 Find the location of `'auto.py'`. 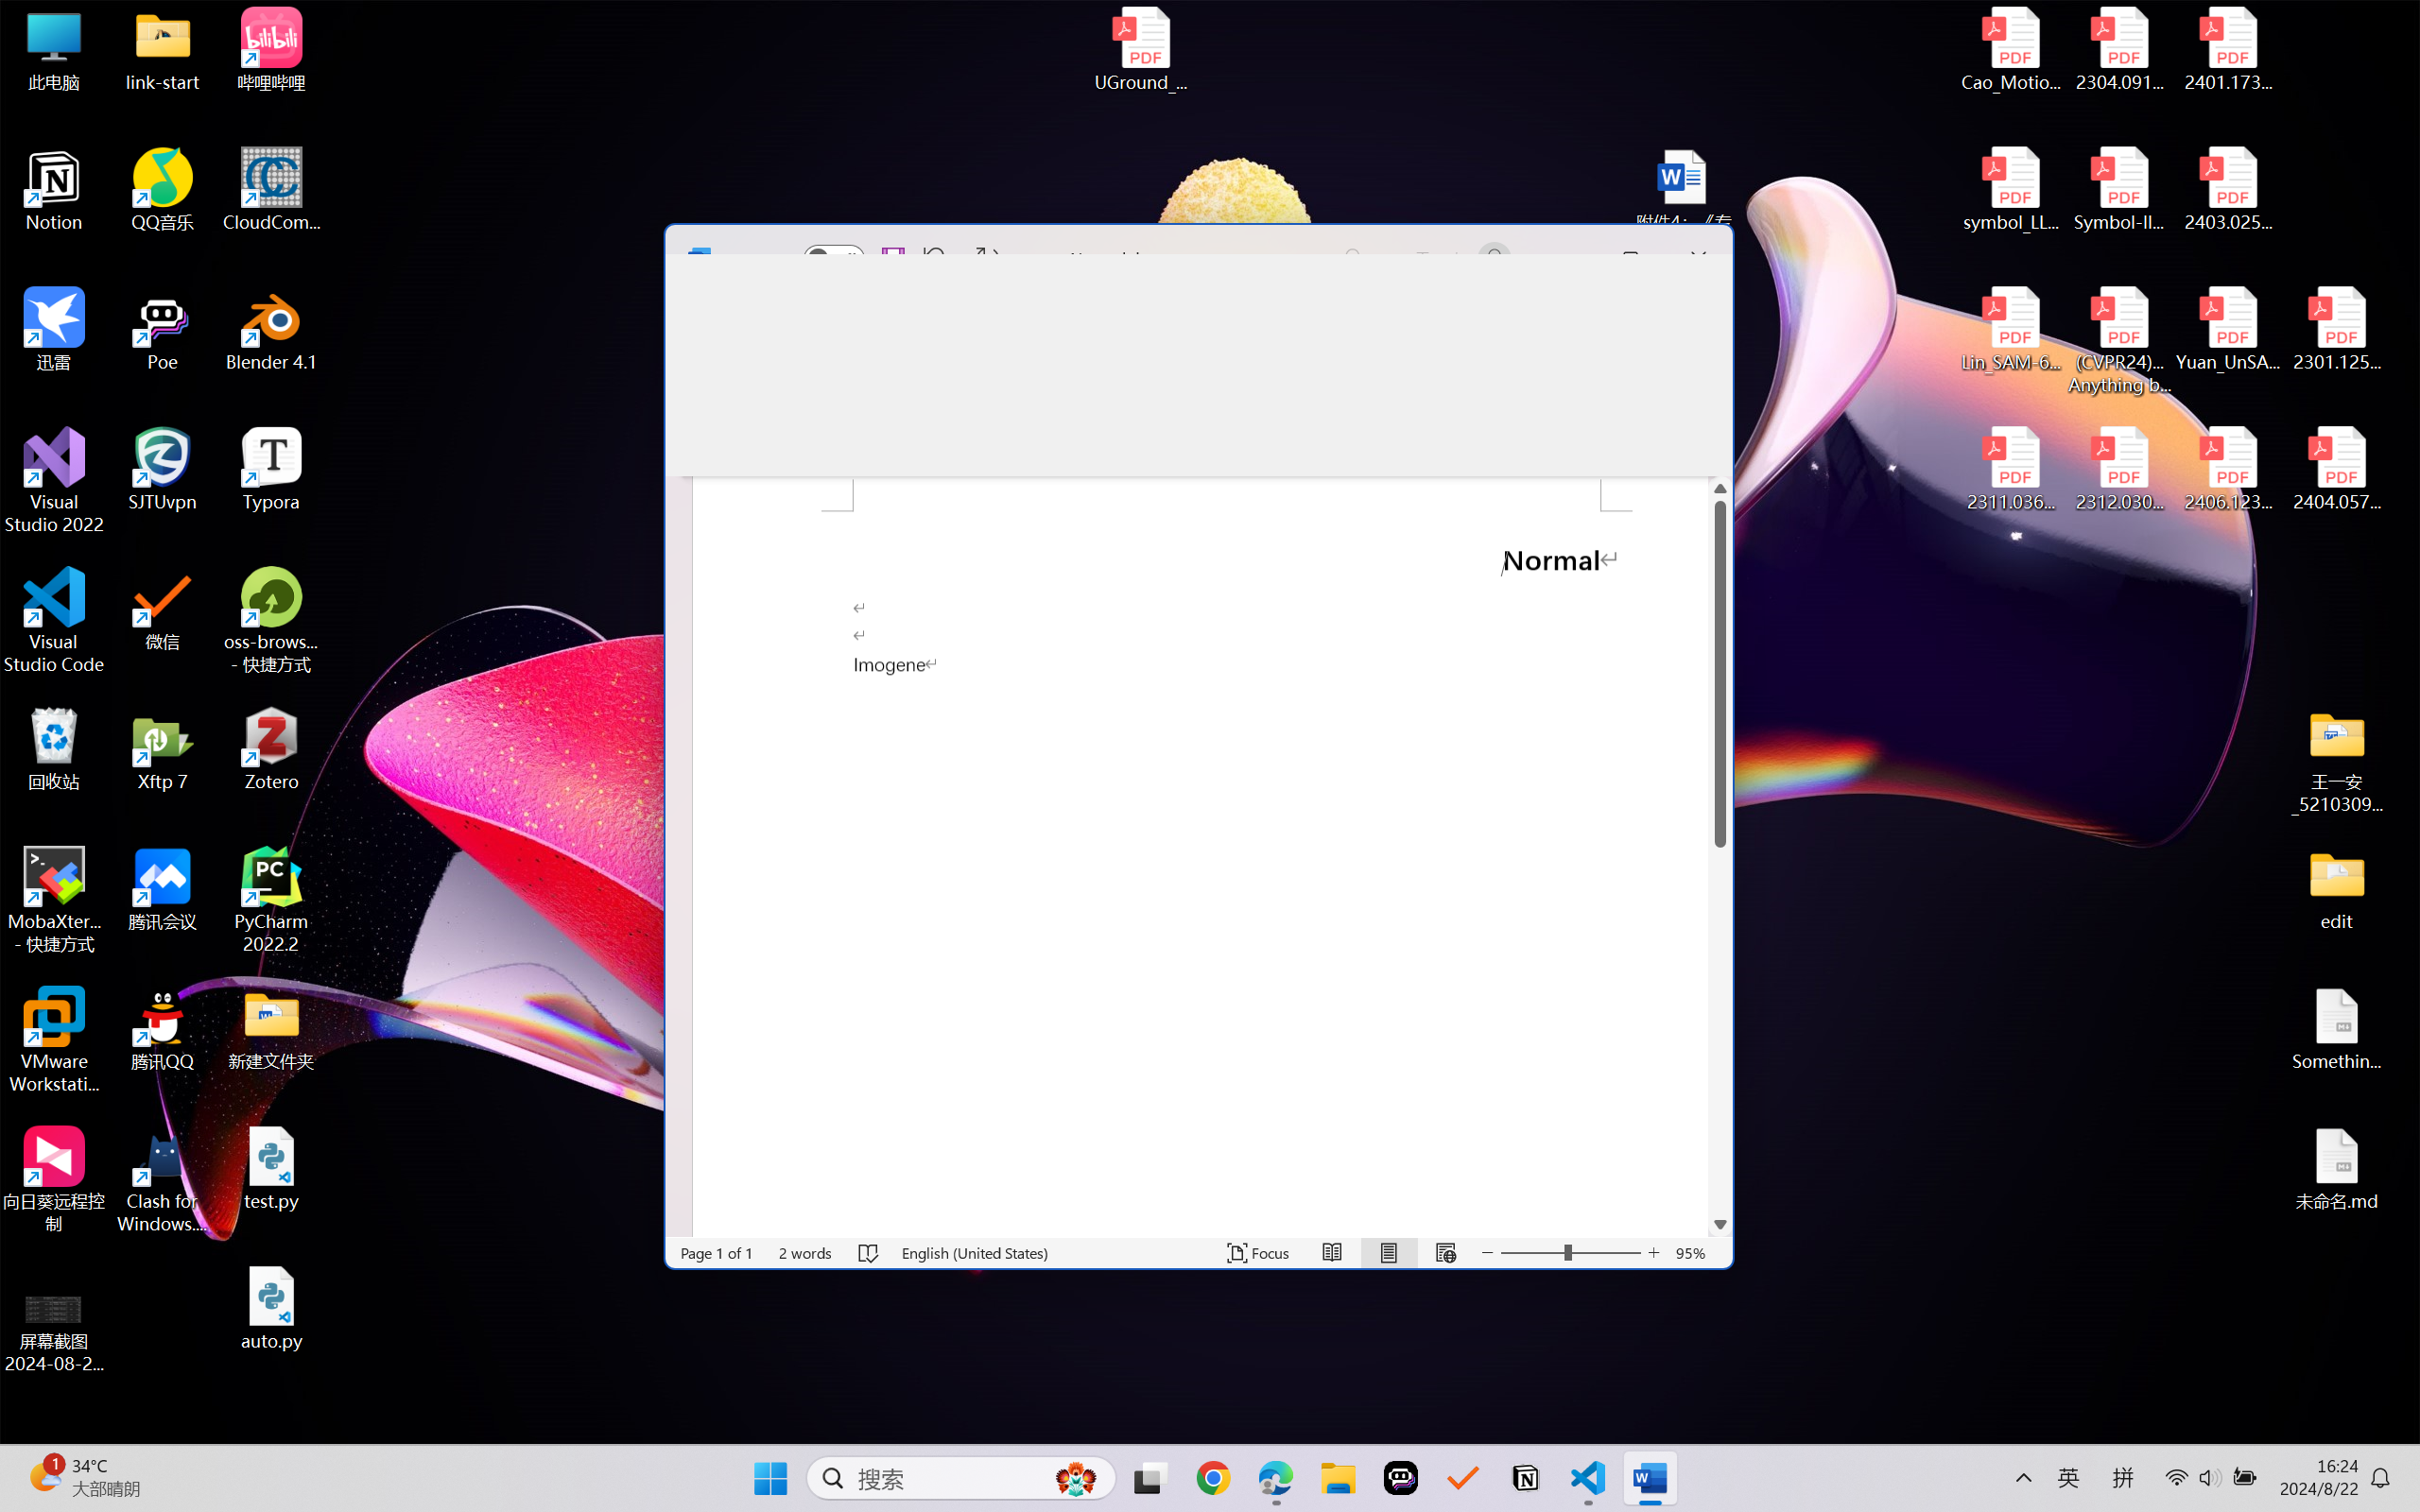

'auto.py' is located at coordinates (271, 1308).